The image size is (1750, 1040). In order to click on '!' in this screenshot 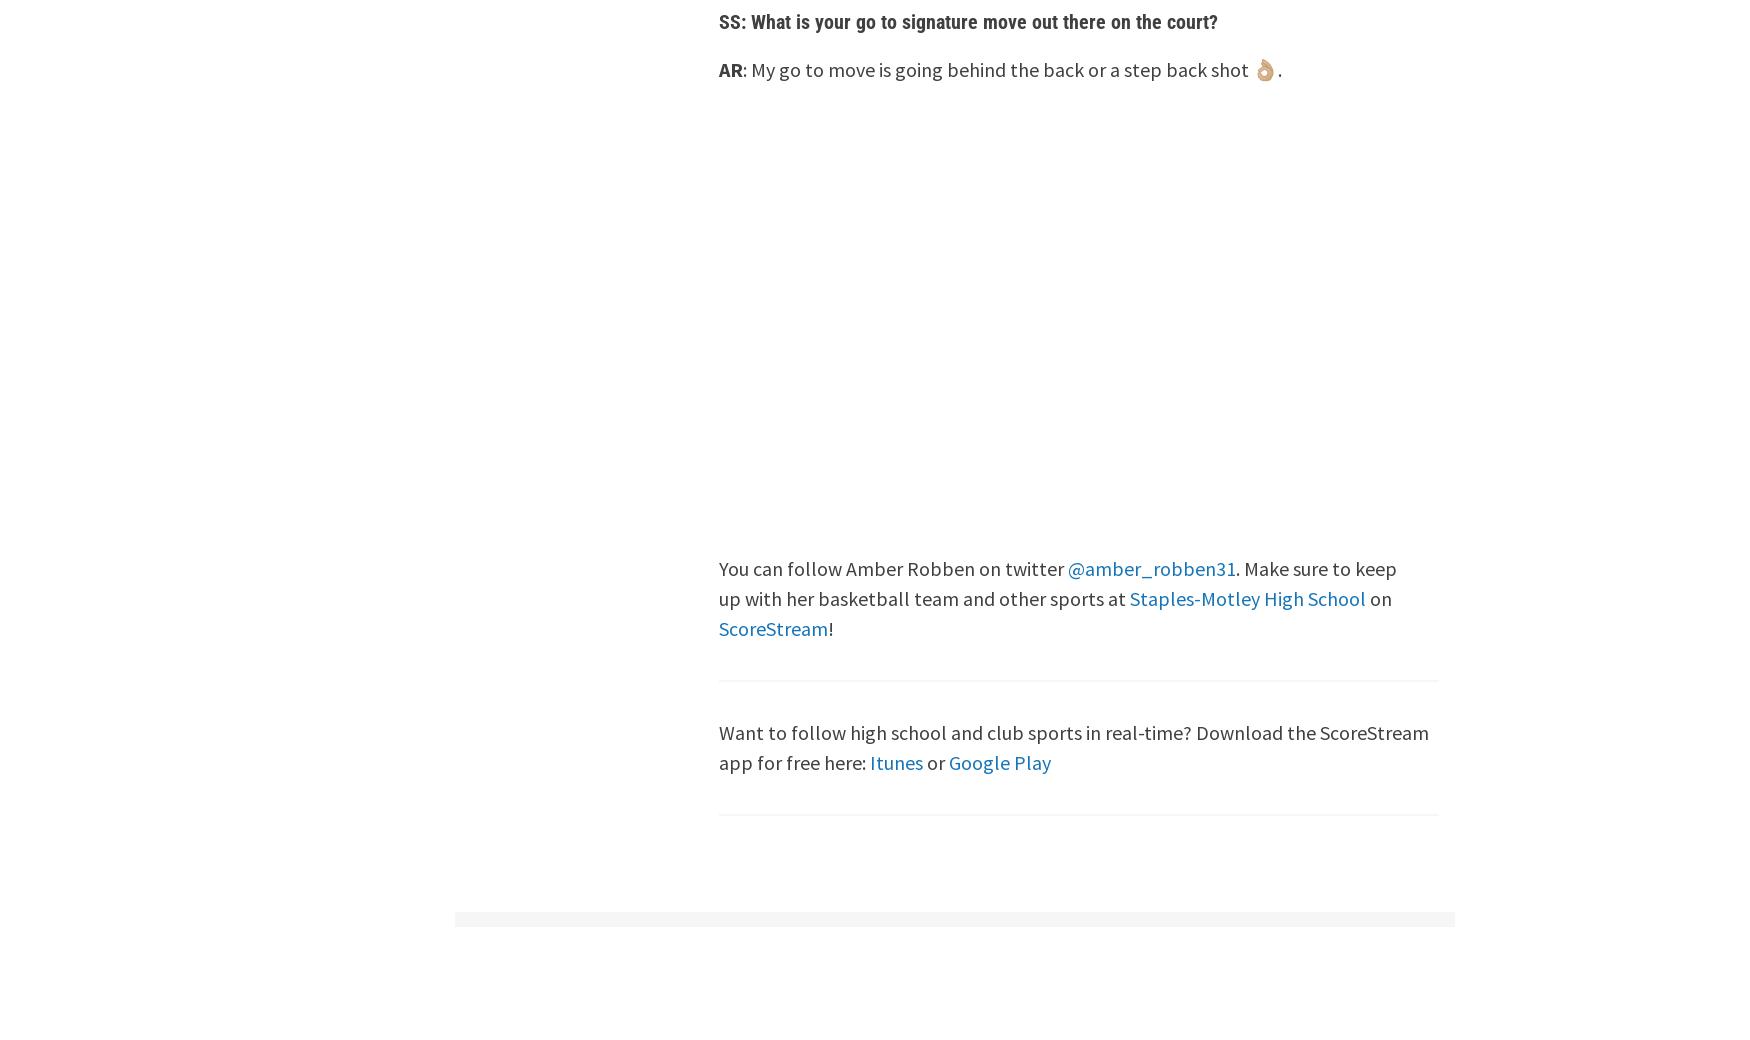, I will do `click(831, 627)`.